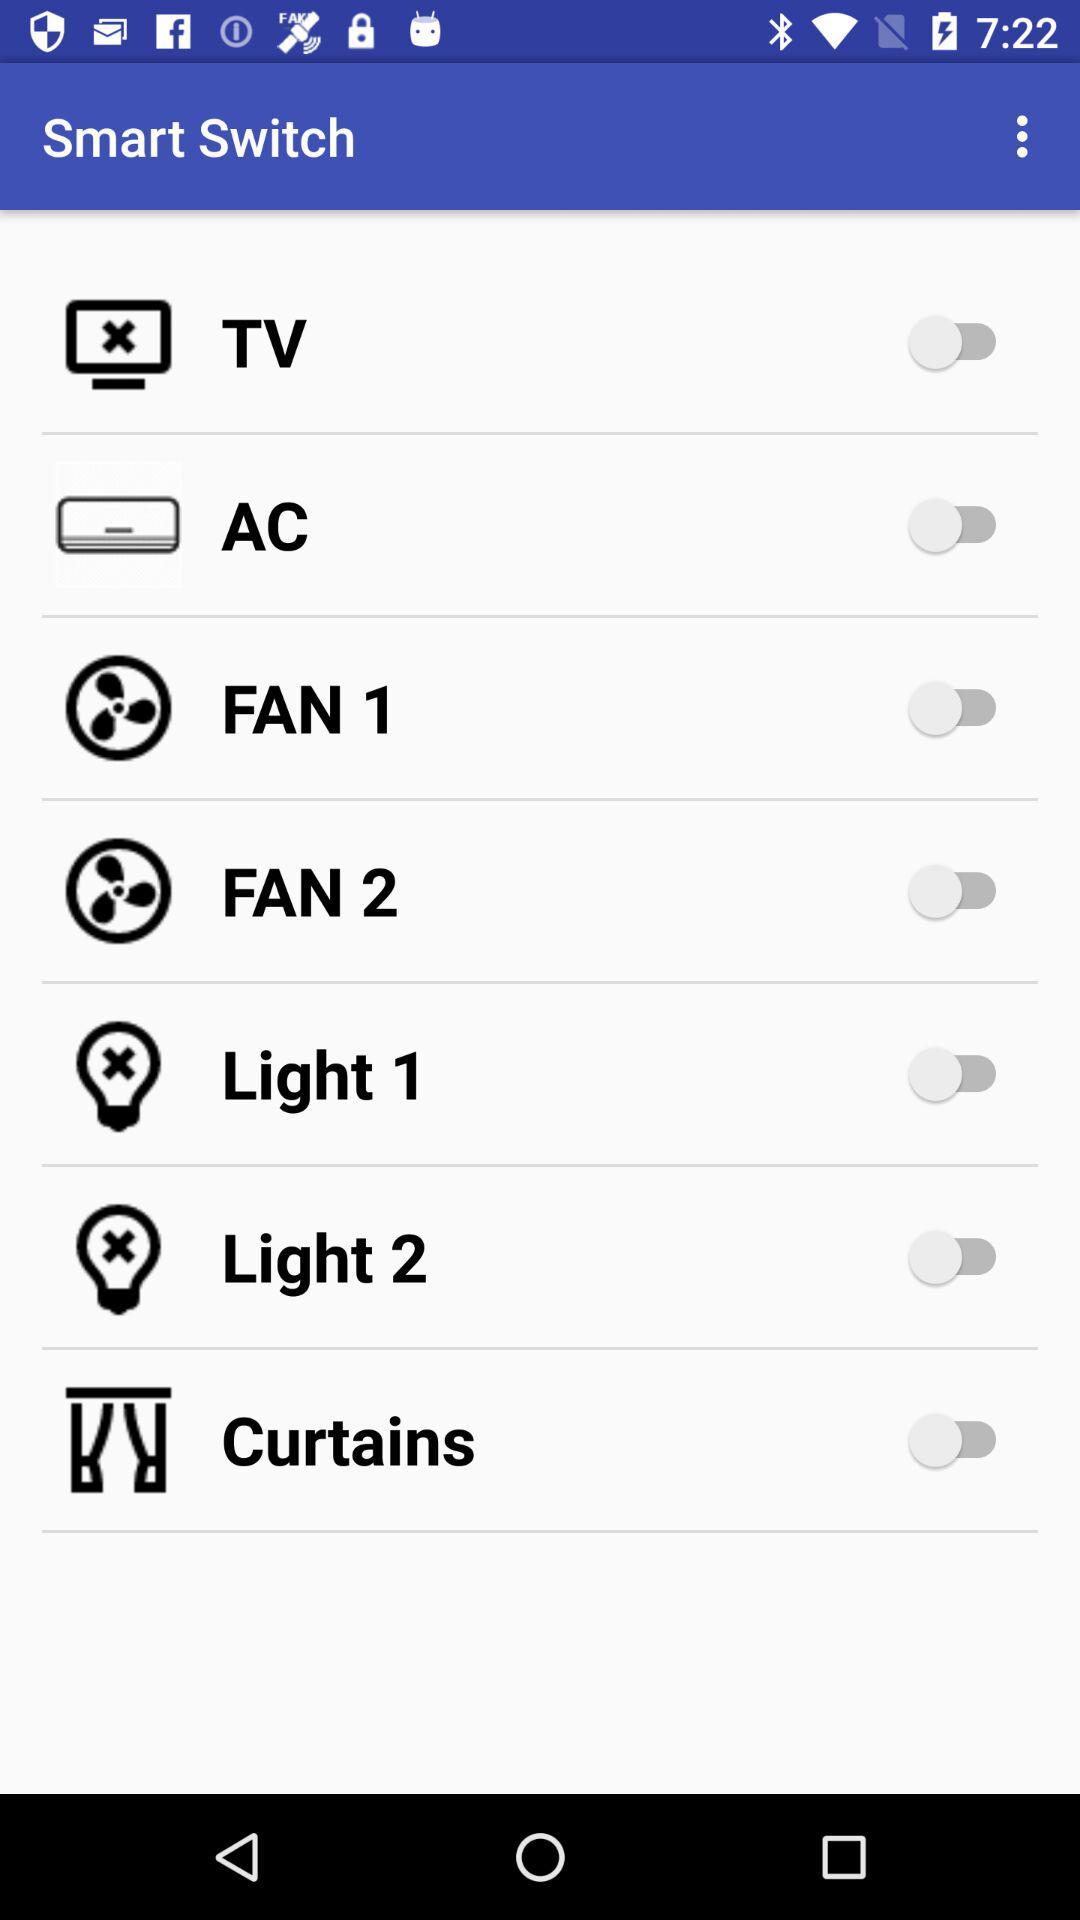 The width and height of the screenshot is (1080, 1920). I want to click on the icon below fan 1 item, so click(560, 890).